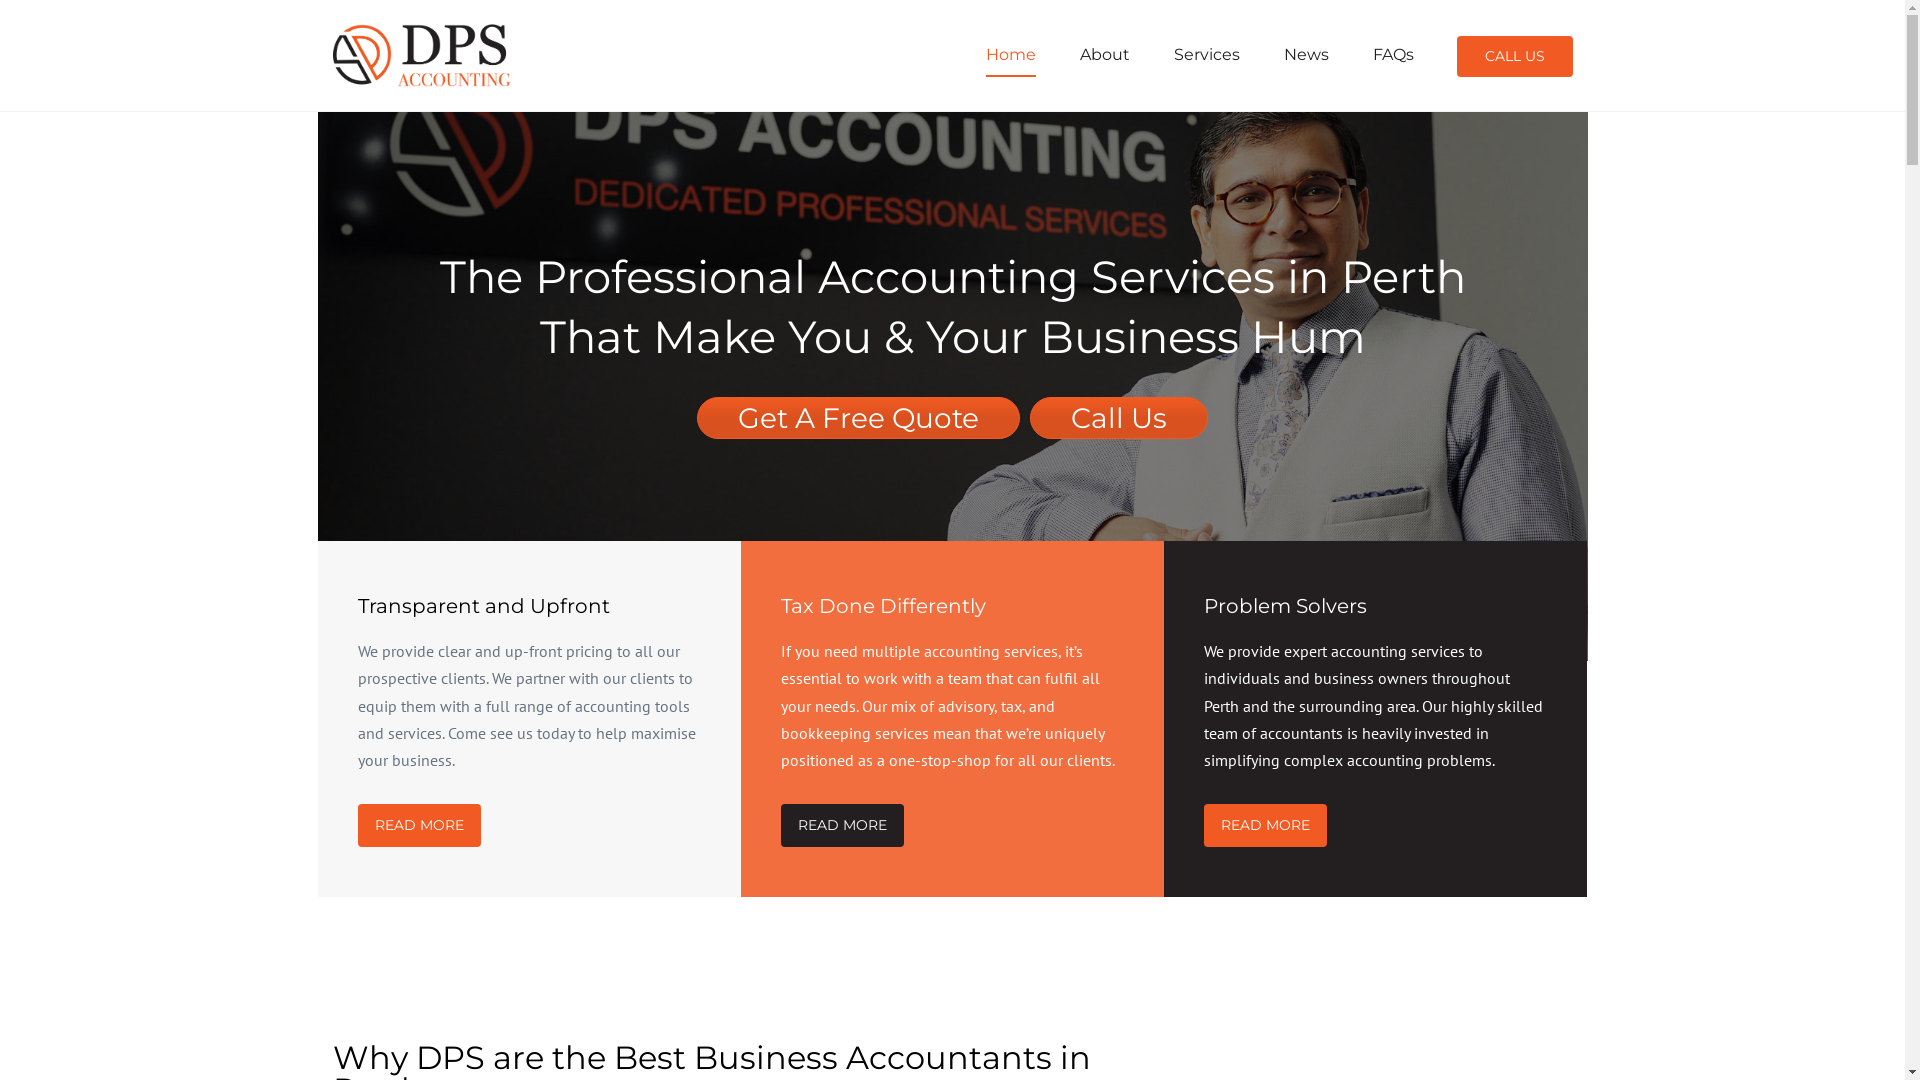 The width and height of the screenshot is (1920, 1080). What do you see at coordinates (1205, 53) in the screenshot?
I see `'Services'` at bounding box center [1205, 53].